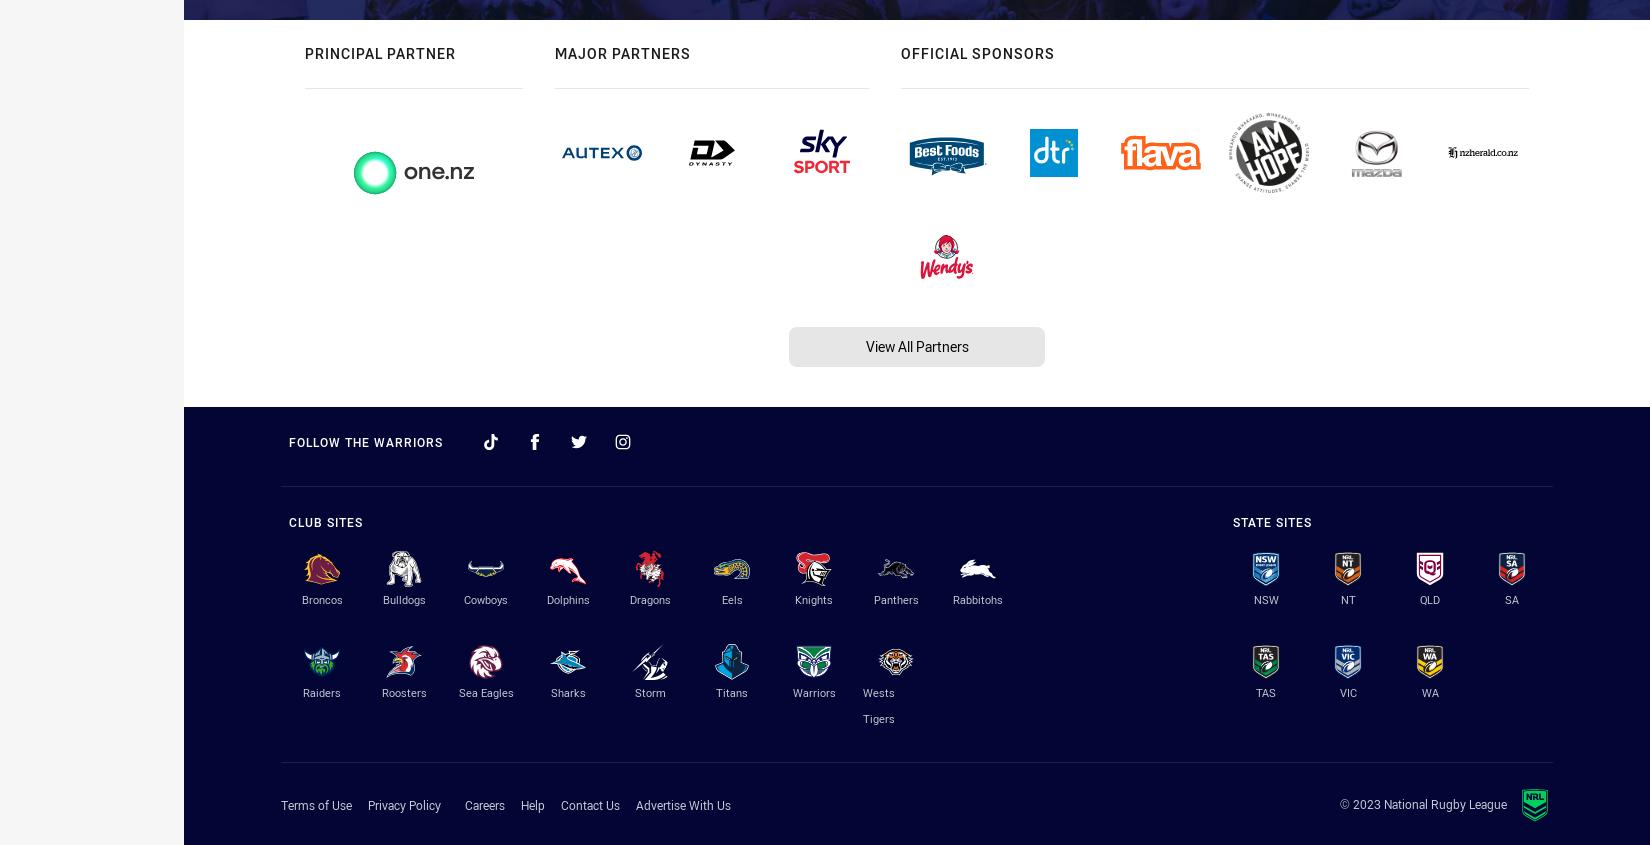 The image size is (1650, 845). I want to click on 'Contact Us', so click(589, 805).